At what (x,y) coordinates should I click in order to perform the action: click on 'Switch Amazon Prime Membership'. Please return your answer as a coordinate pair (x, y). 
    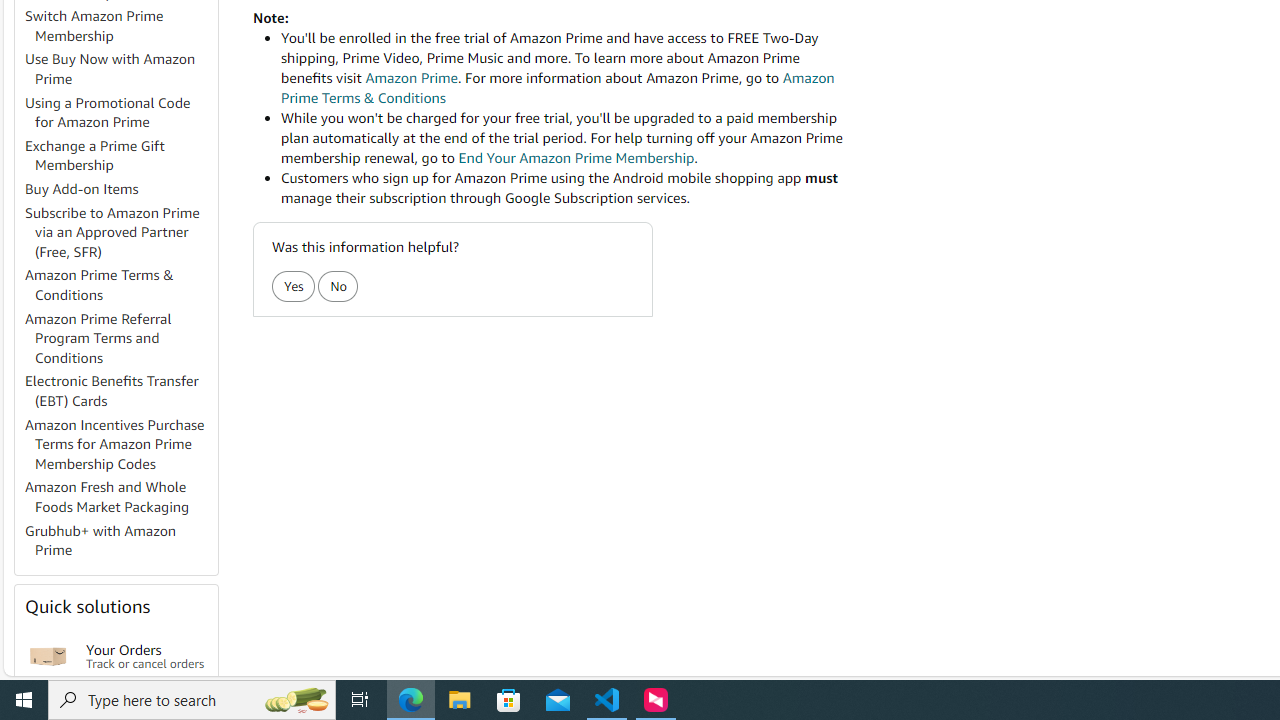
    Looking at the image, I should click on (93, 25).